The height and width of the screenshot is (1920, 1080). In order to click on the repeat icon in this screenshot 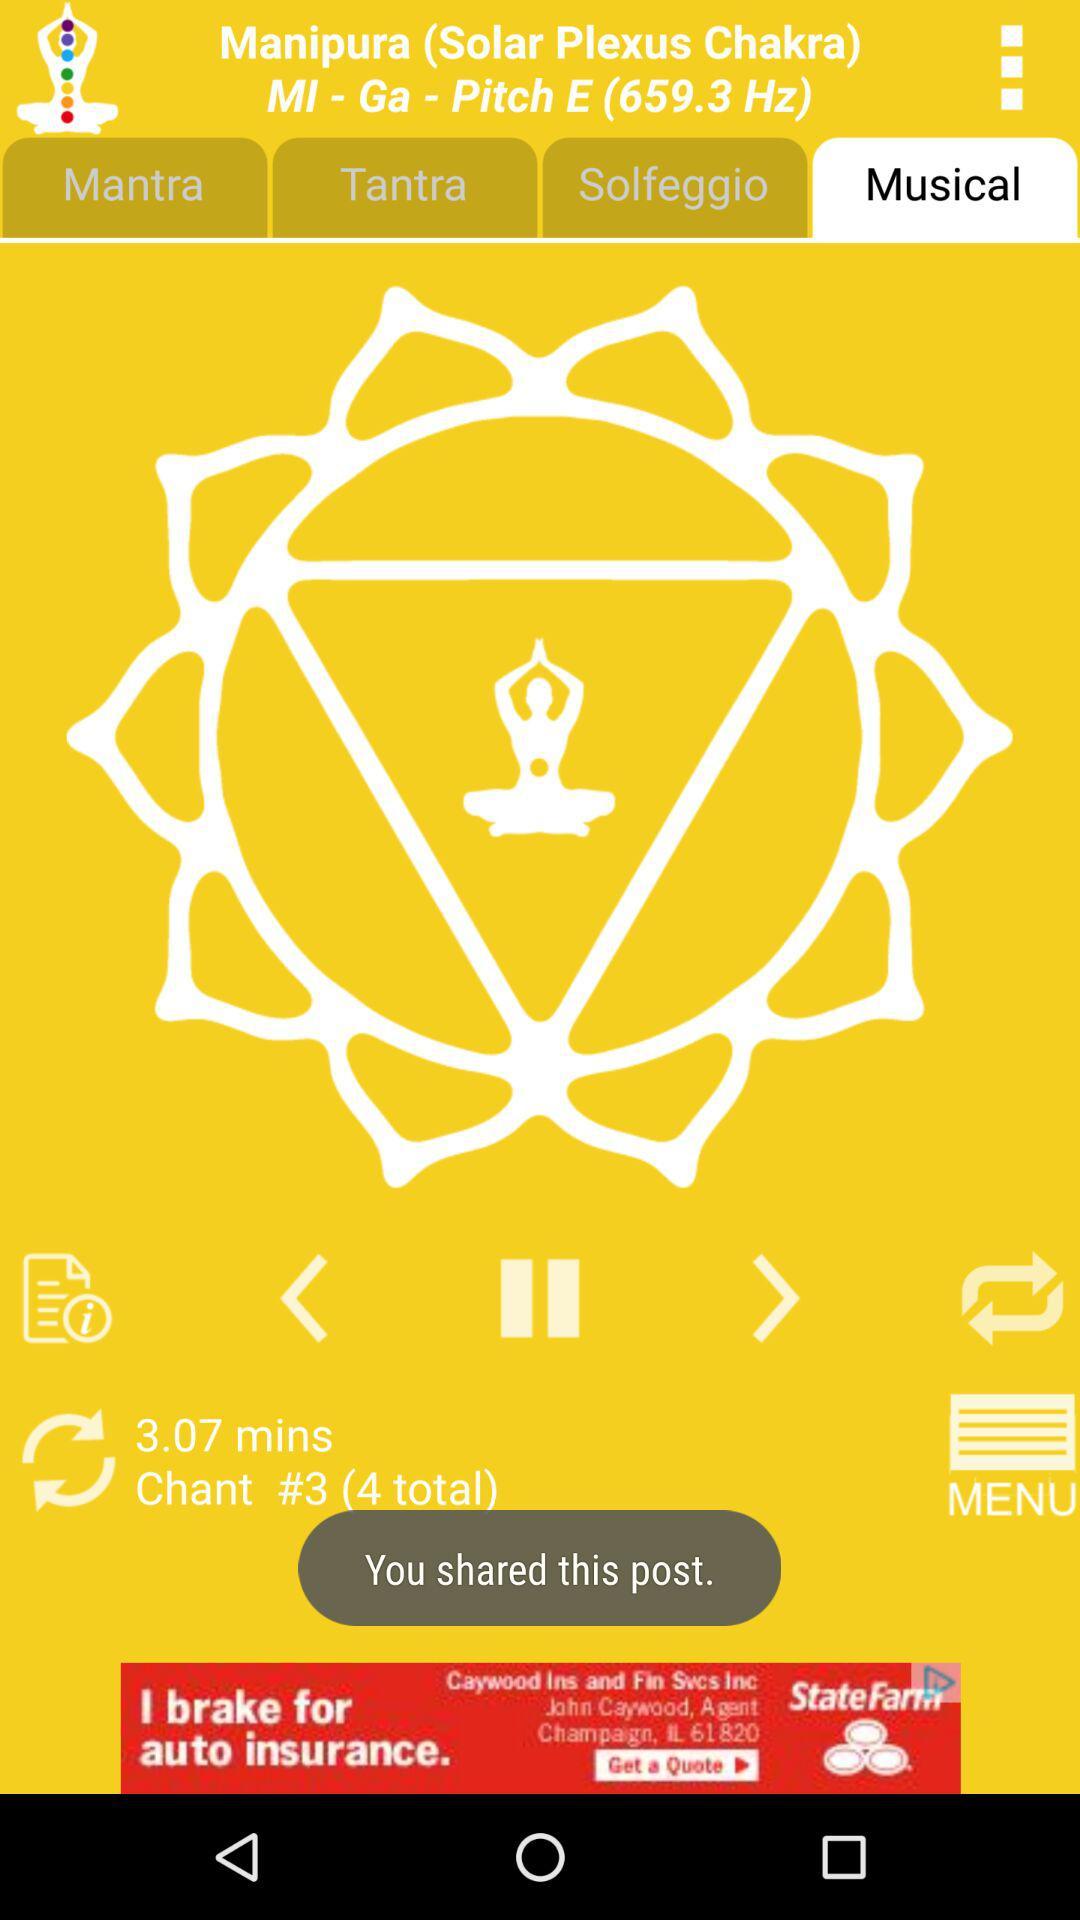, I will do `click(1012, 1388)`.